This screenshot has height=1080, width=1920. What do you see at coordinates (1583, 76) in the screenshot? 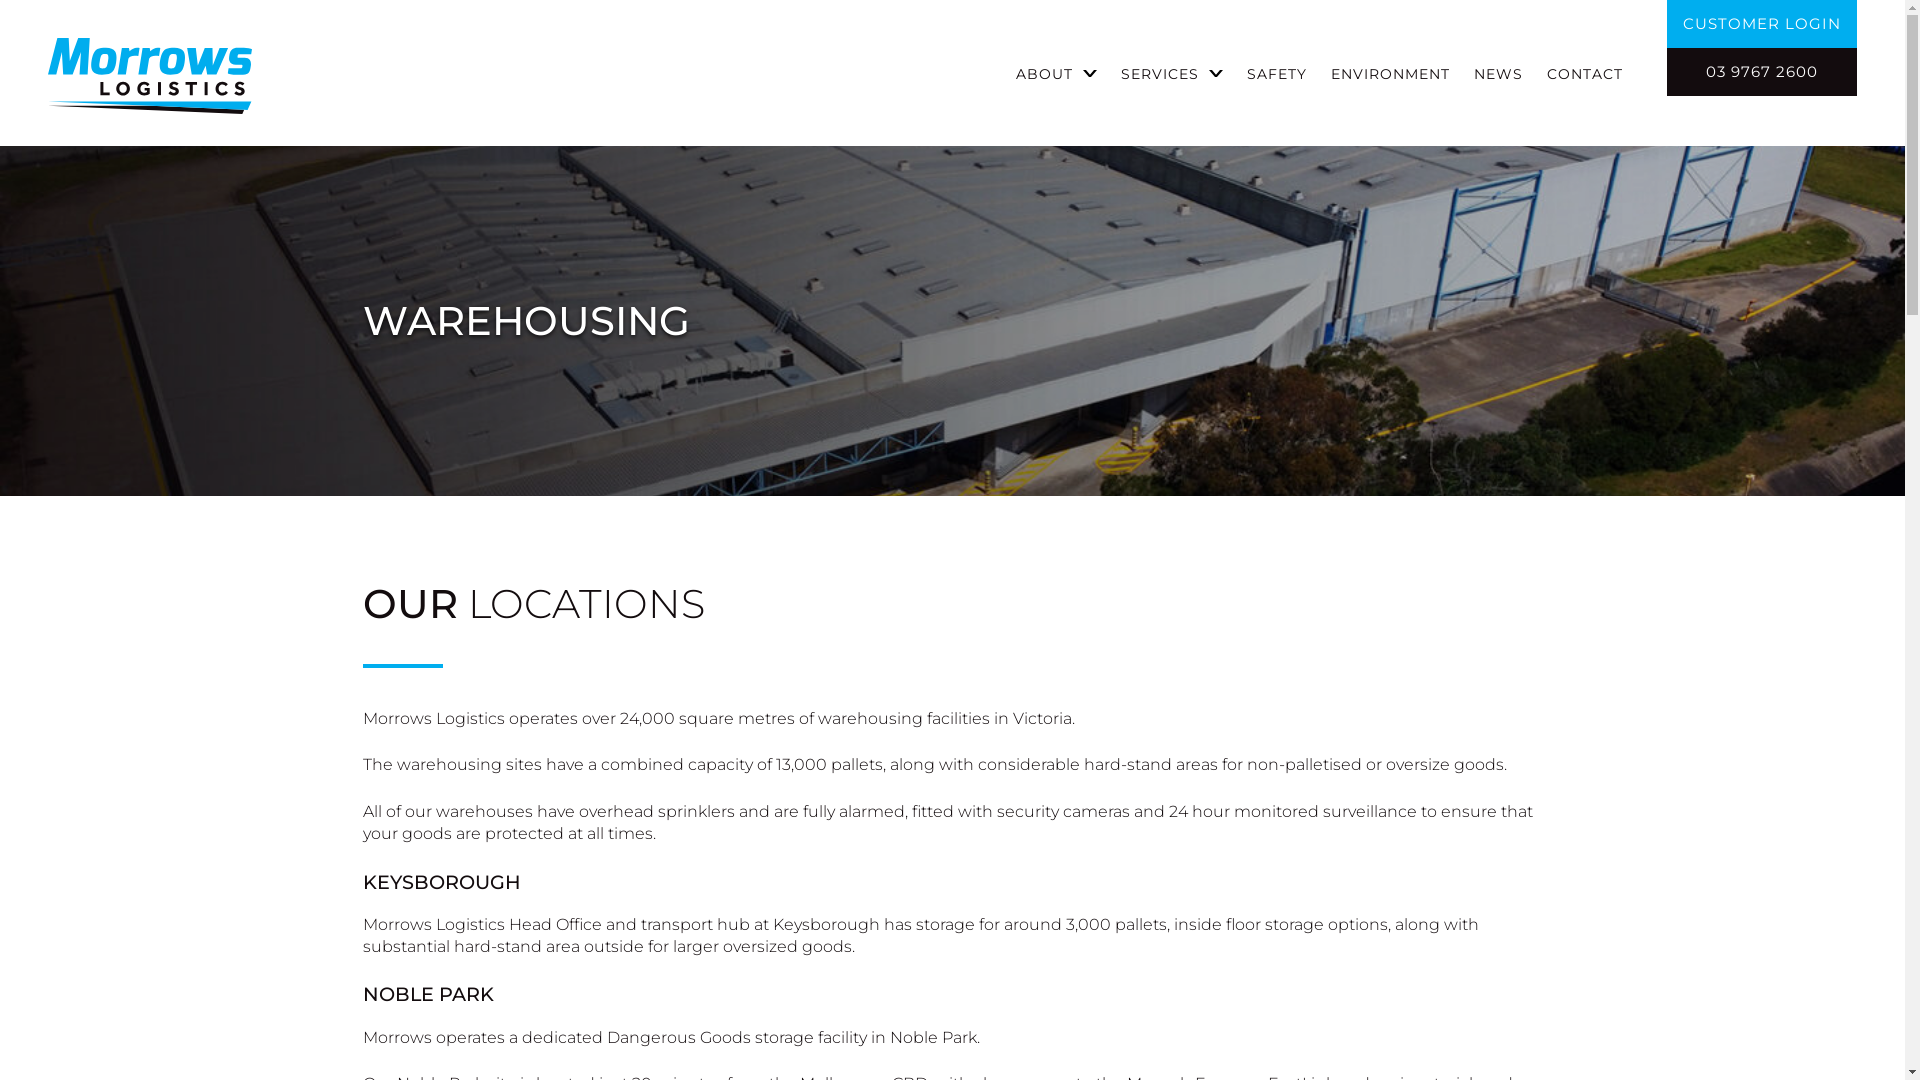
I see `'CONTACT'` at bounding box center [1583, 76].